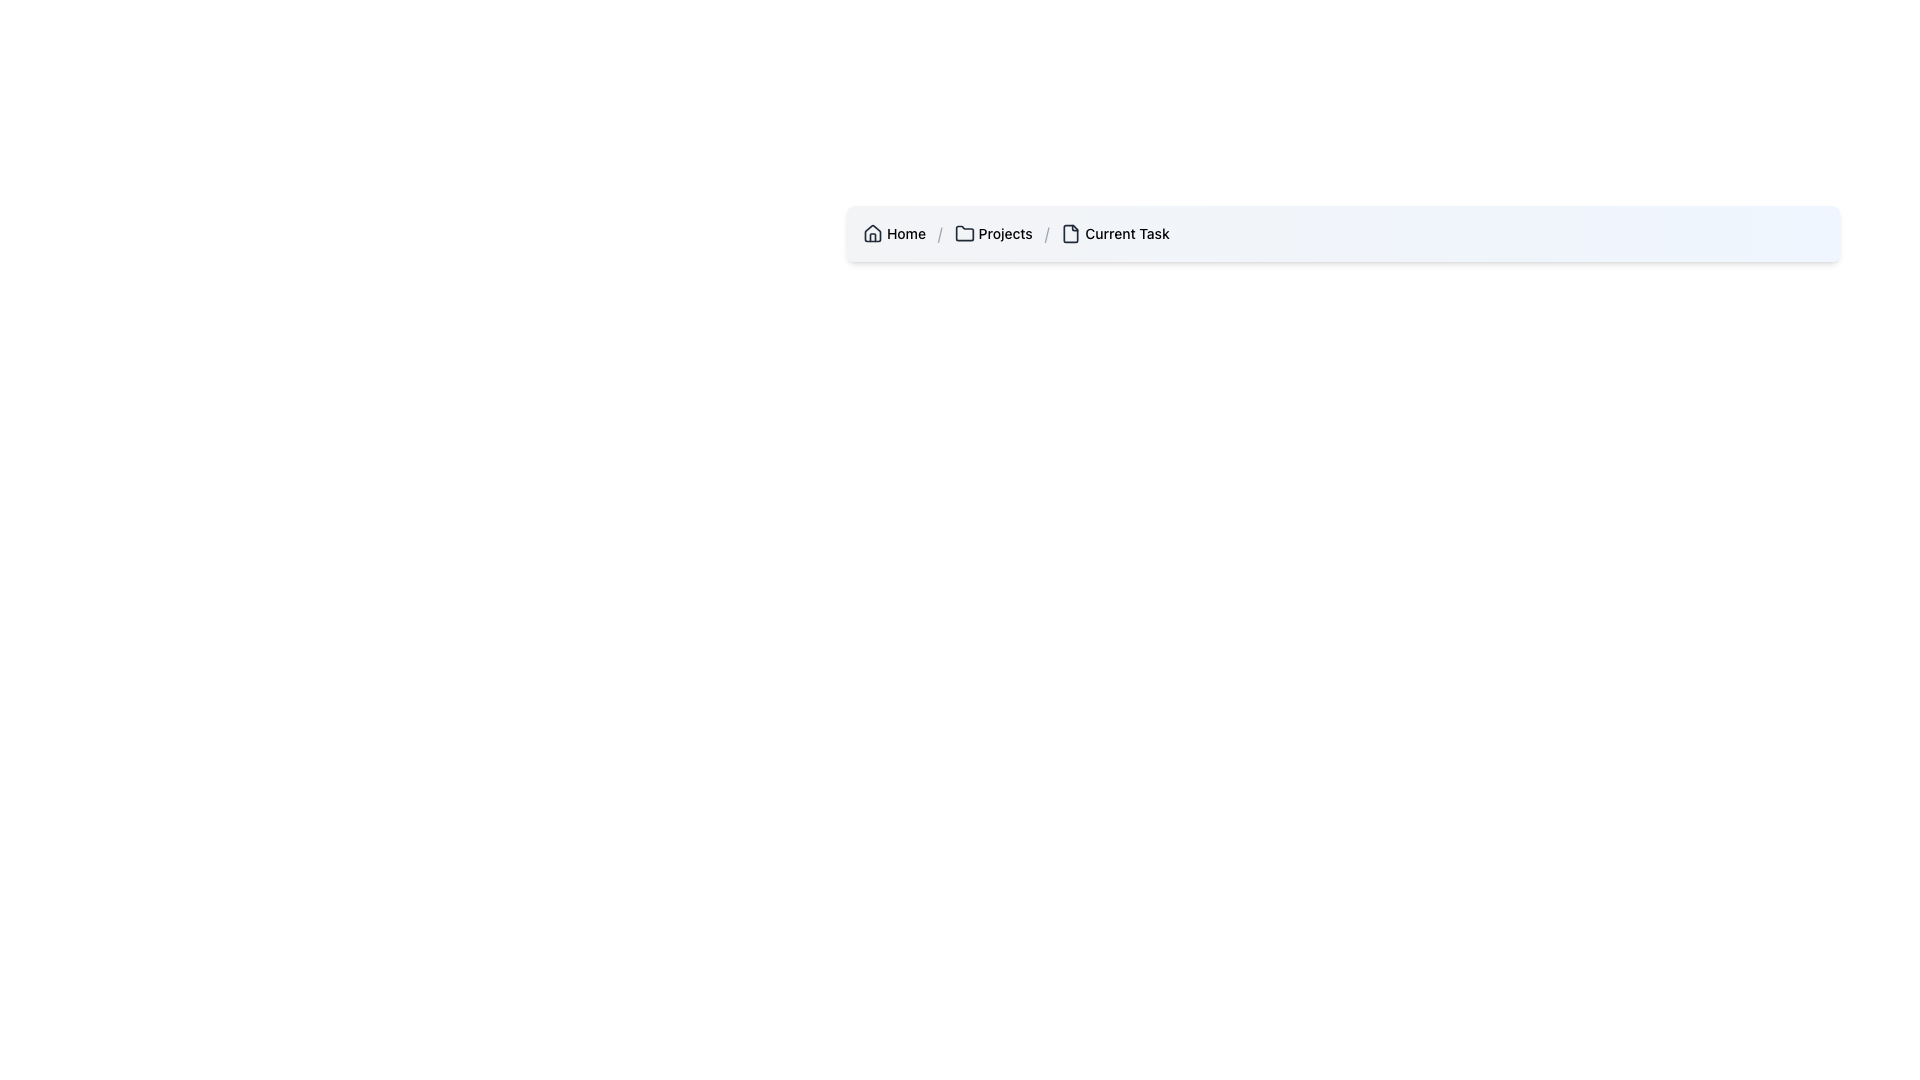 The image size is (1920, 1080). I want to click on the 'Home' link in the breadcrumb navigation, so click(893, 233).